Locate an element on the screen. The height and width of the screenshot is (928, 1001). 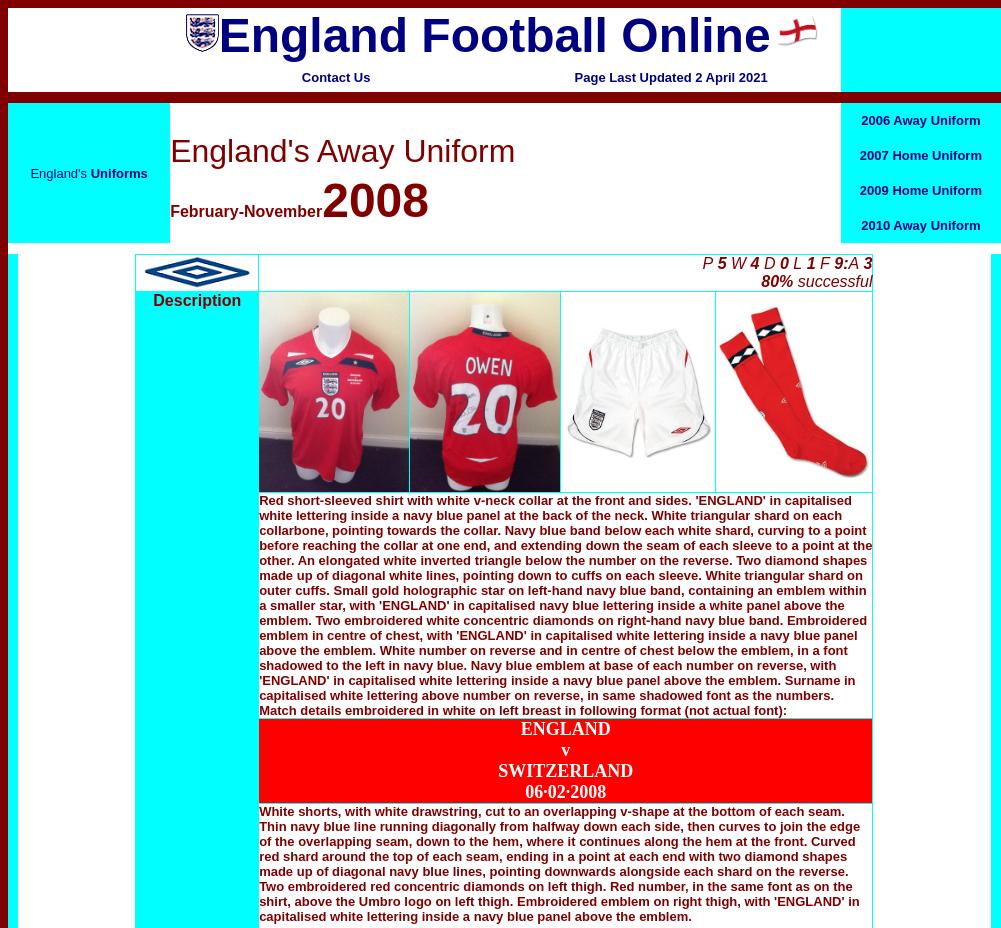
'5' is located at coordinates (722, 262).